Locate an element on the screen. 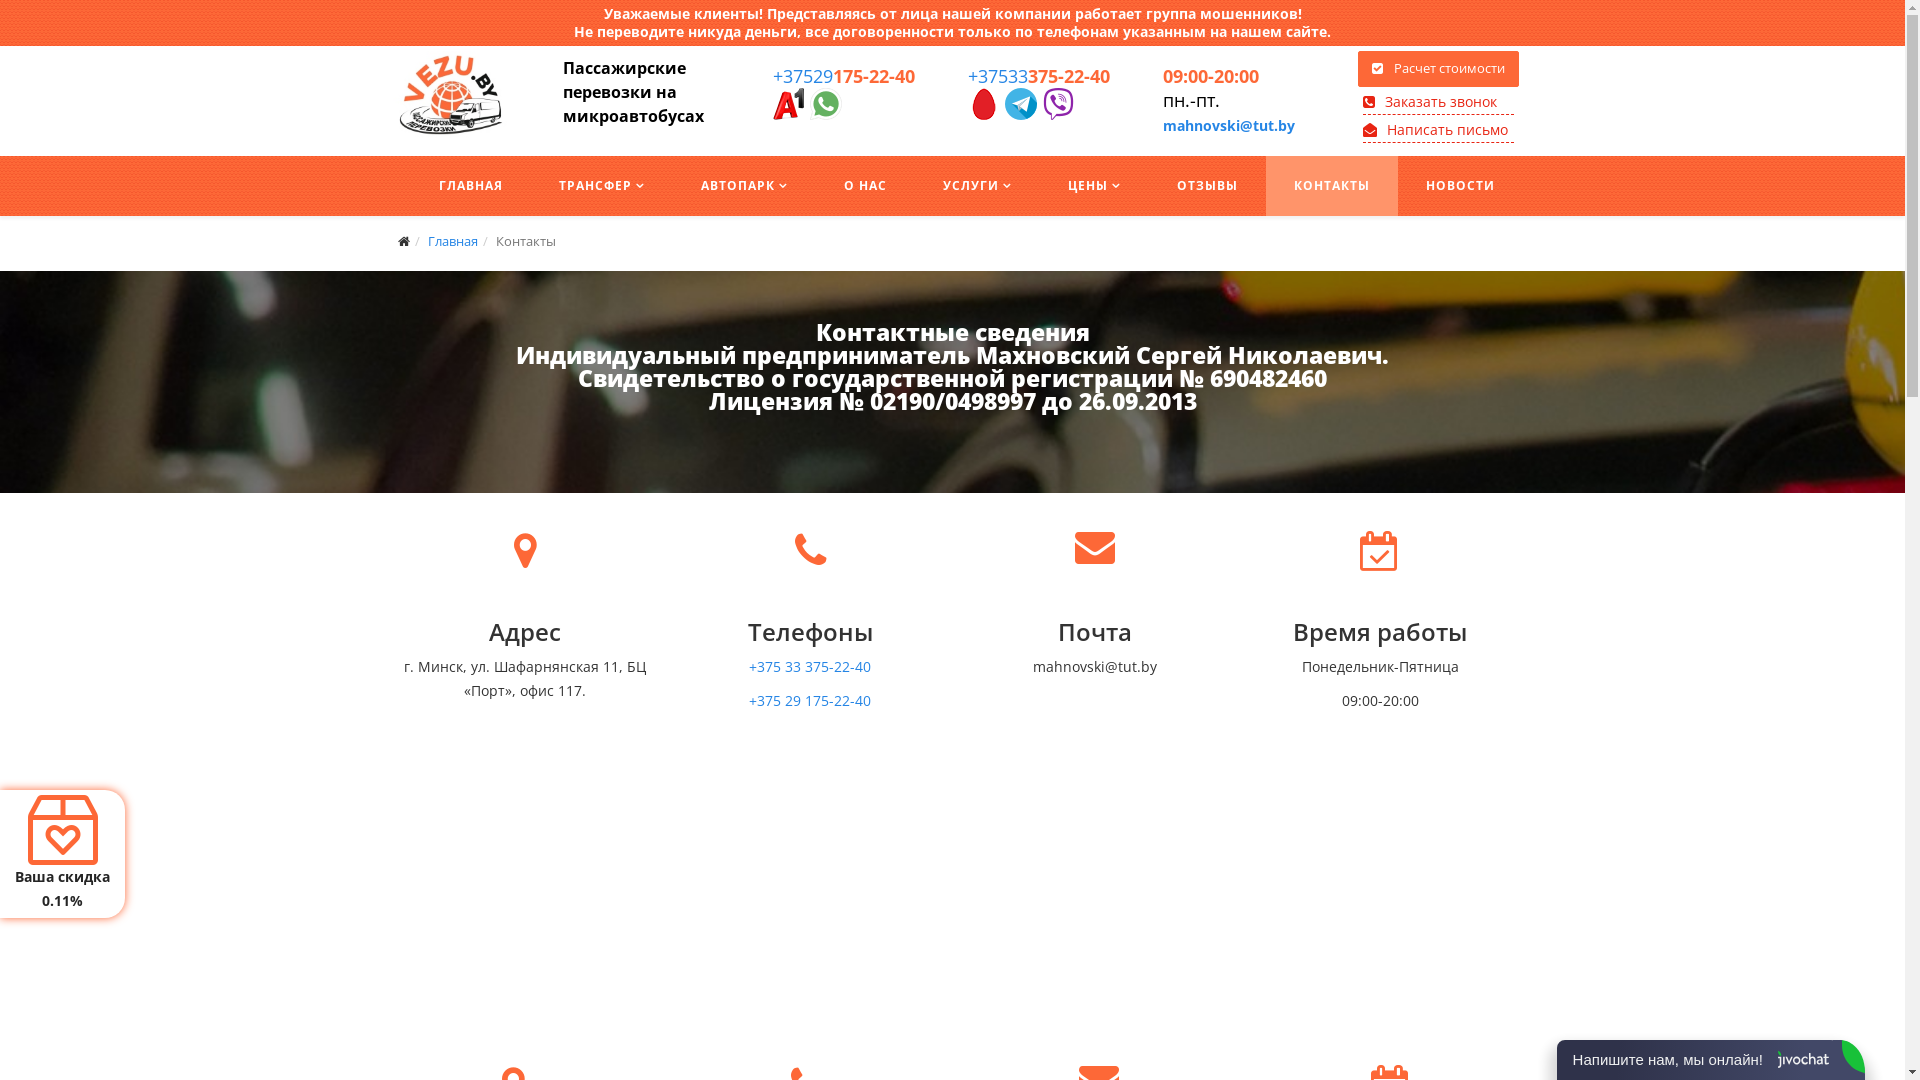 The image size is (1920, 1080). '+37533 is located at coordinates (1038, 75).